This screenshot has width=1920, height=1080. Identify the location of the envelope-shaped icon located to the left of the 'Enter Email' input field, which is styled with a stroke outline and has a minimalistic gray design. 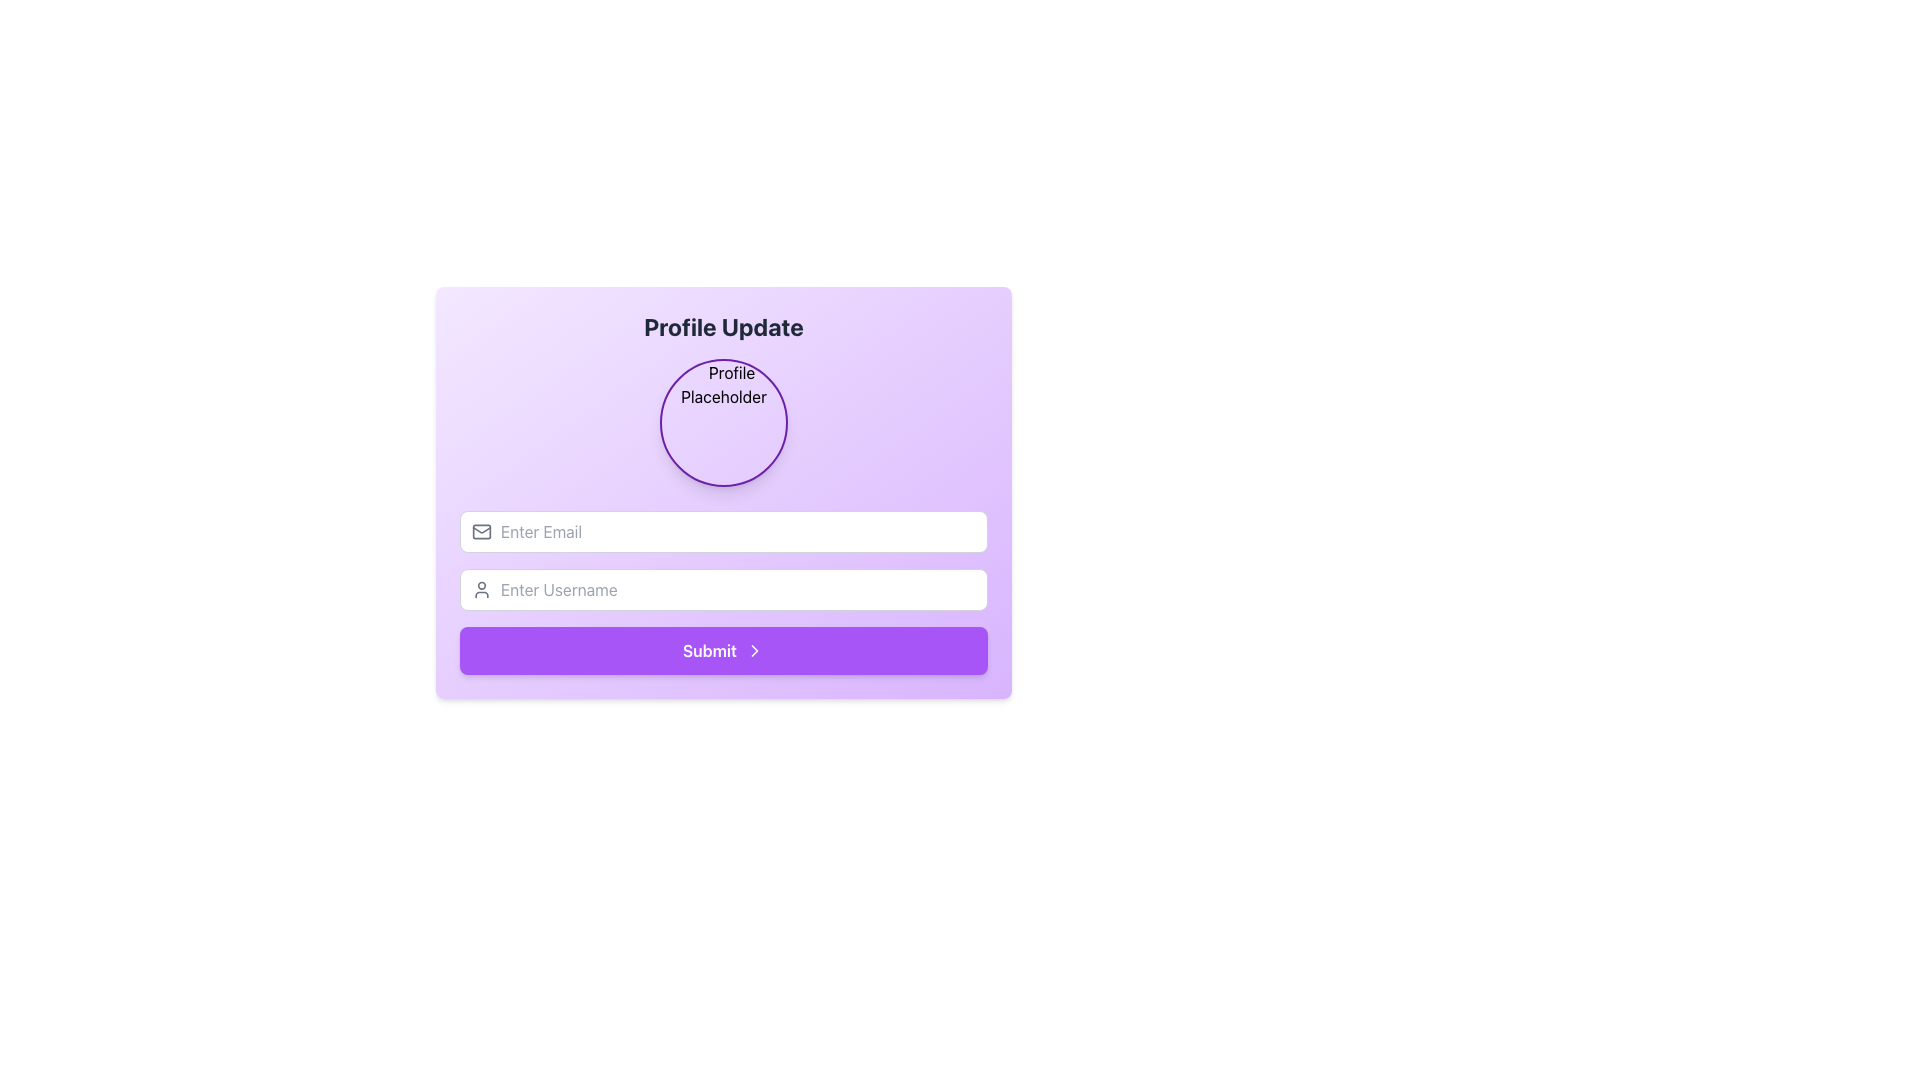
(481, 531).